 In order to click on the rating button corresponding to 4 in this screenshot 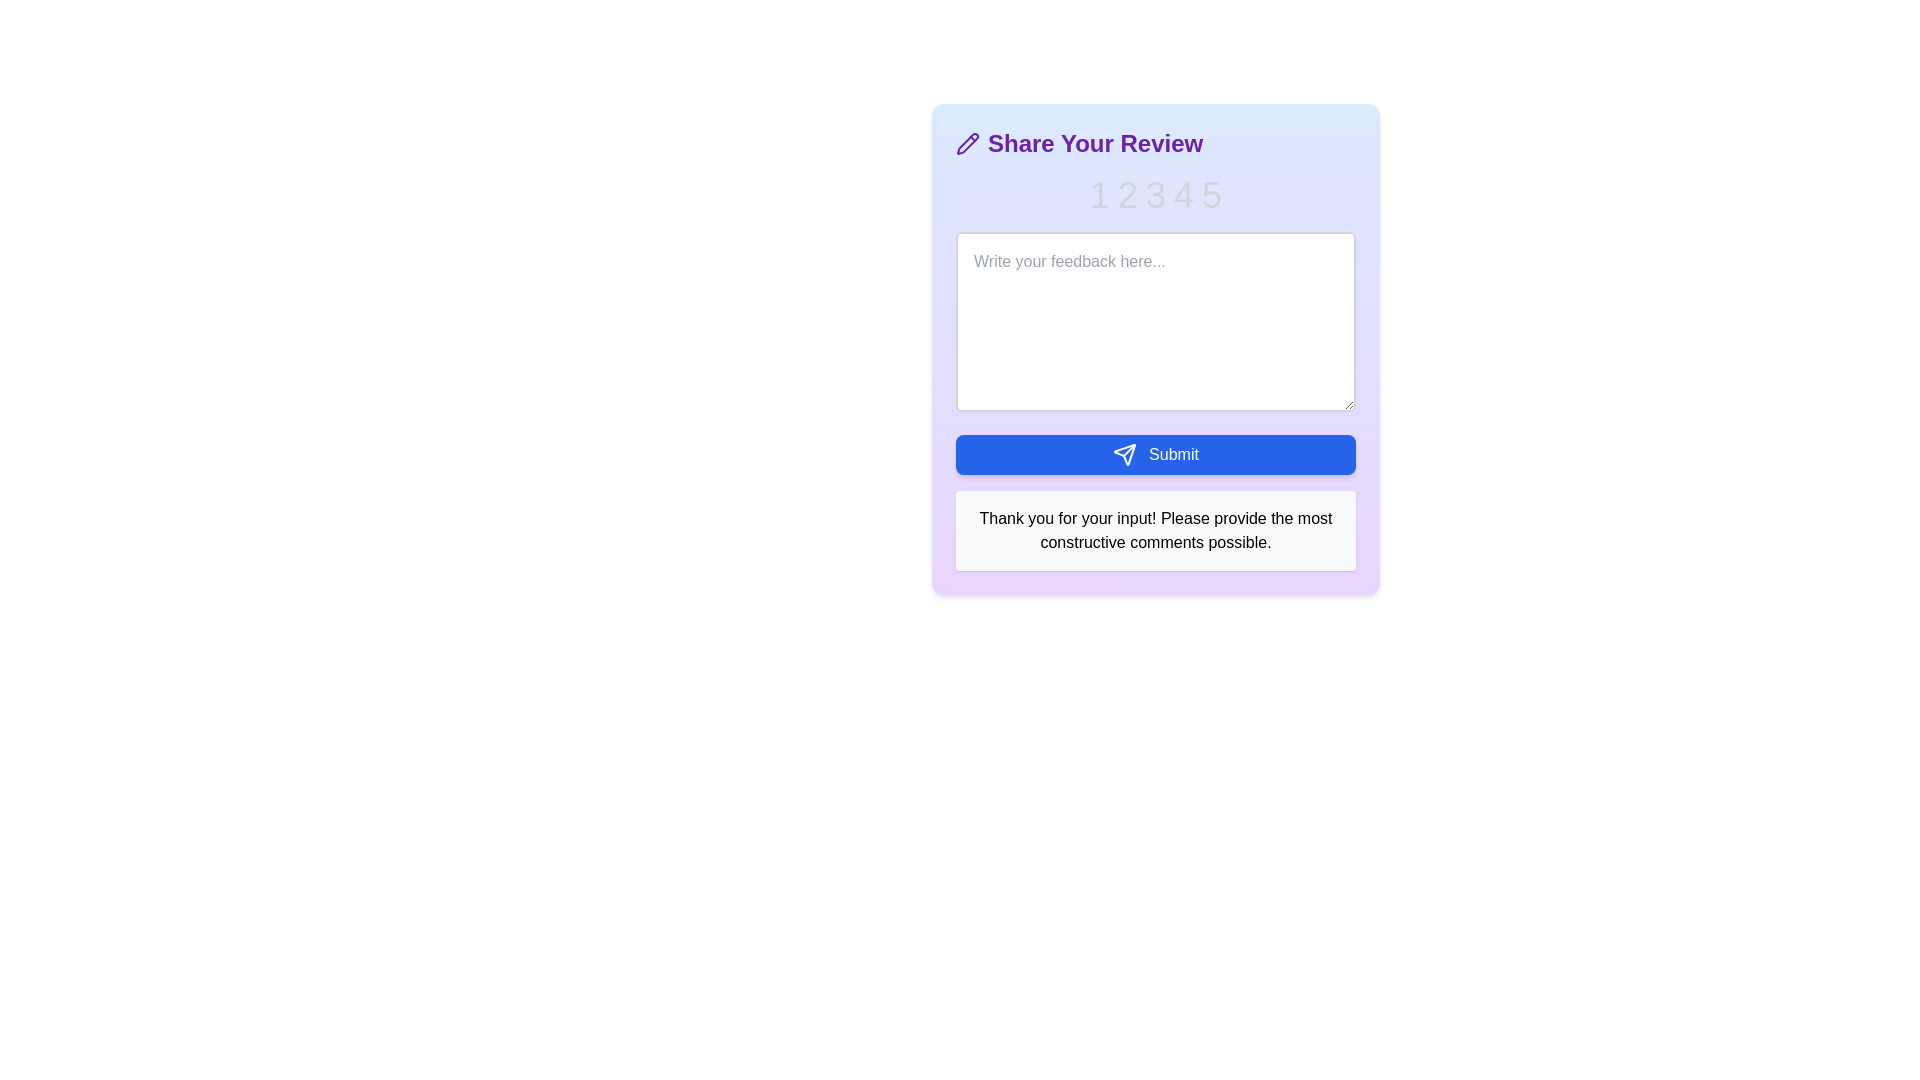, I will do `click(1184, 196)`.